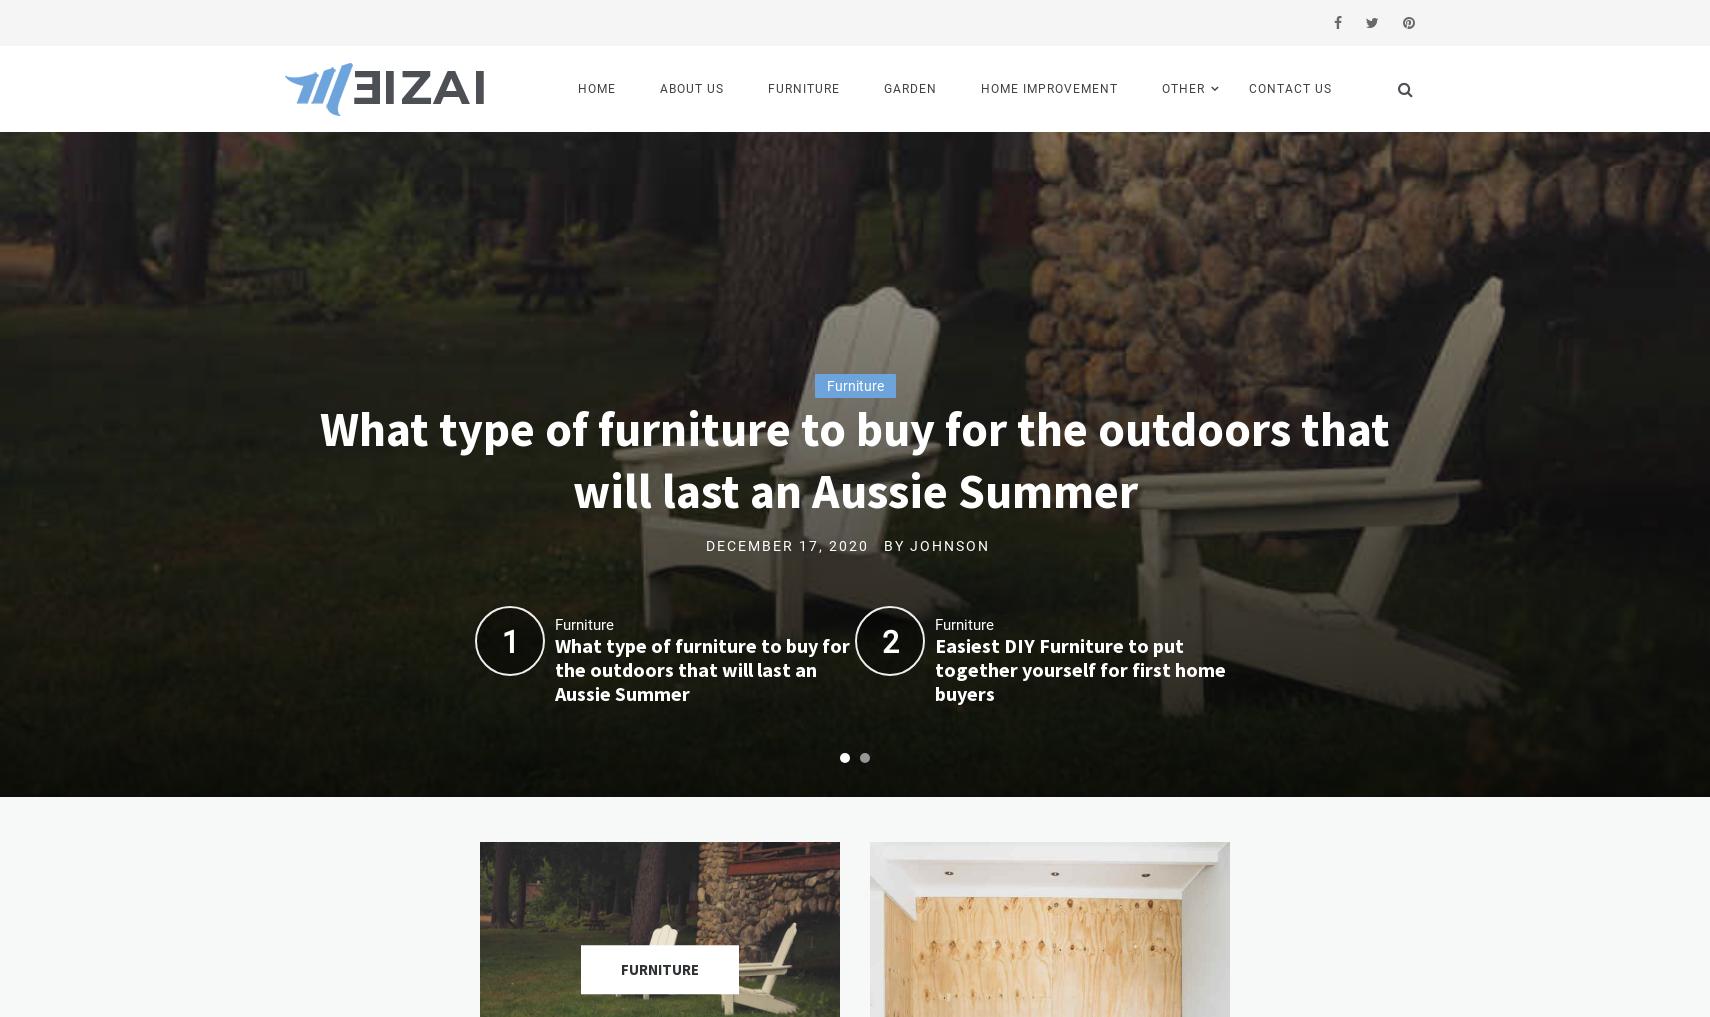  Describe the element at coordinates (373, 245) in the screenshot. I see `'Meizai, the Home of Furniture, Home Improvement and Lifestyle Info.'` at that location.